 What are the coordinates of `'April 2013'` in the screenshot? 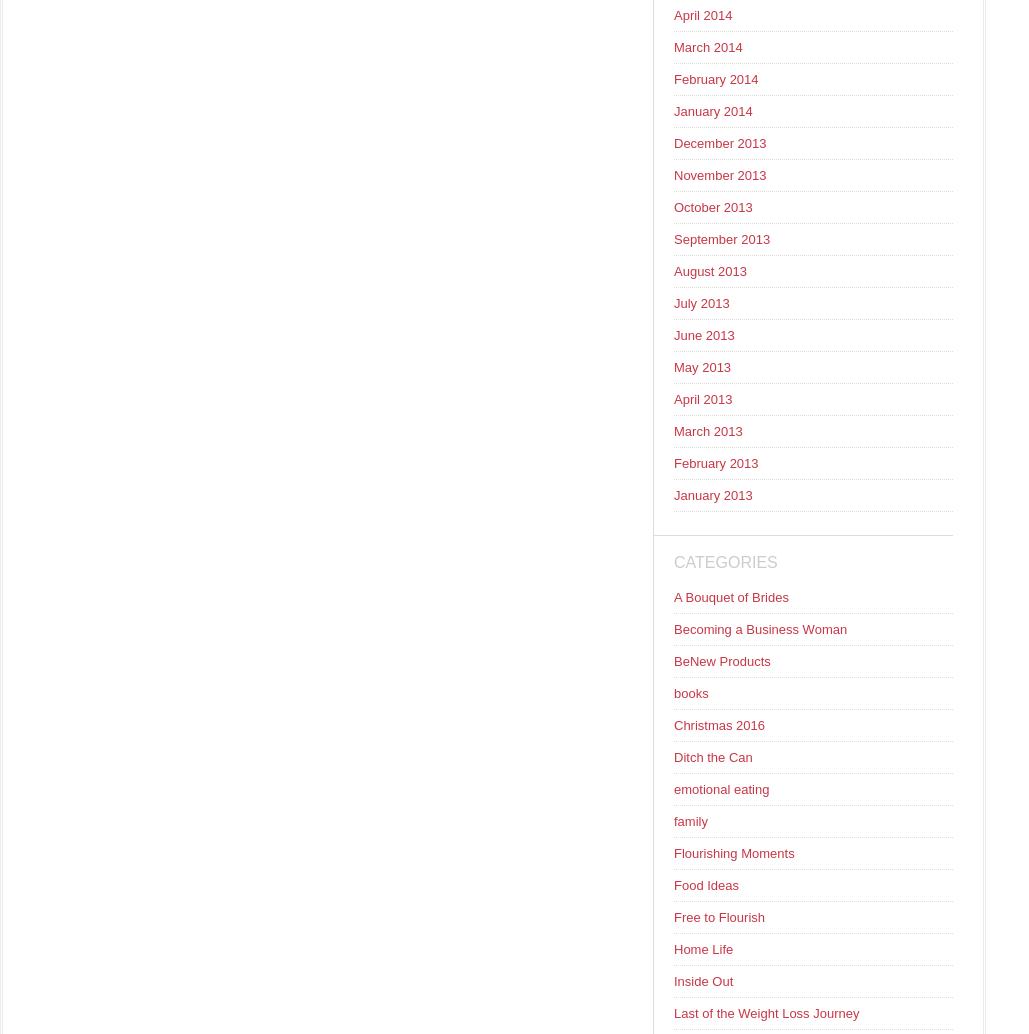 It's located at (672, 398).